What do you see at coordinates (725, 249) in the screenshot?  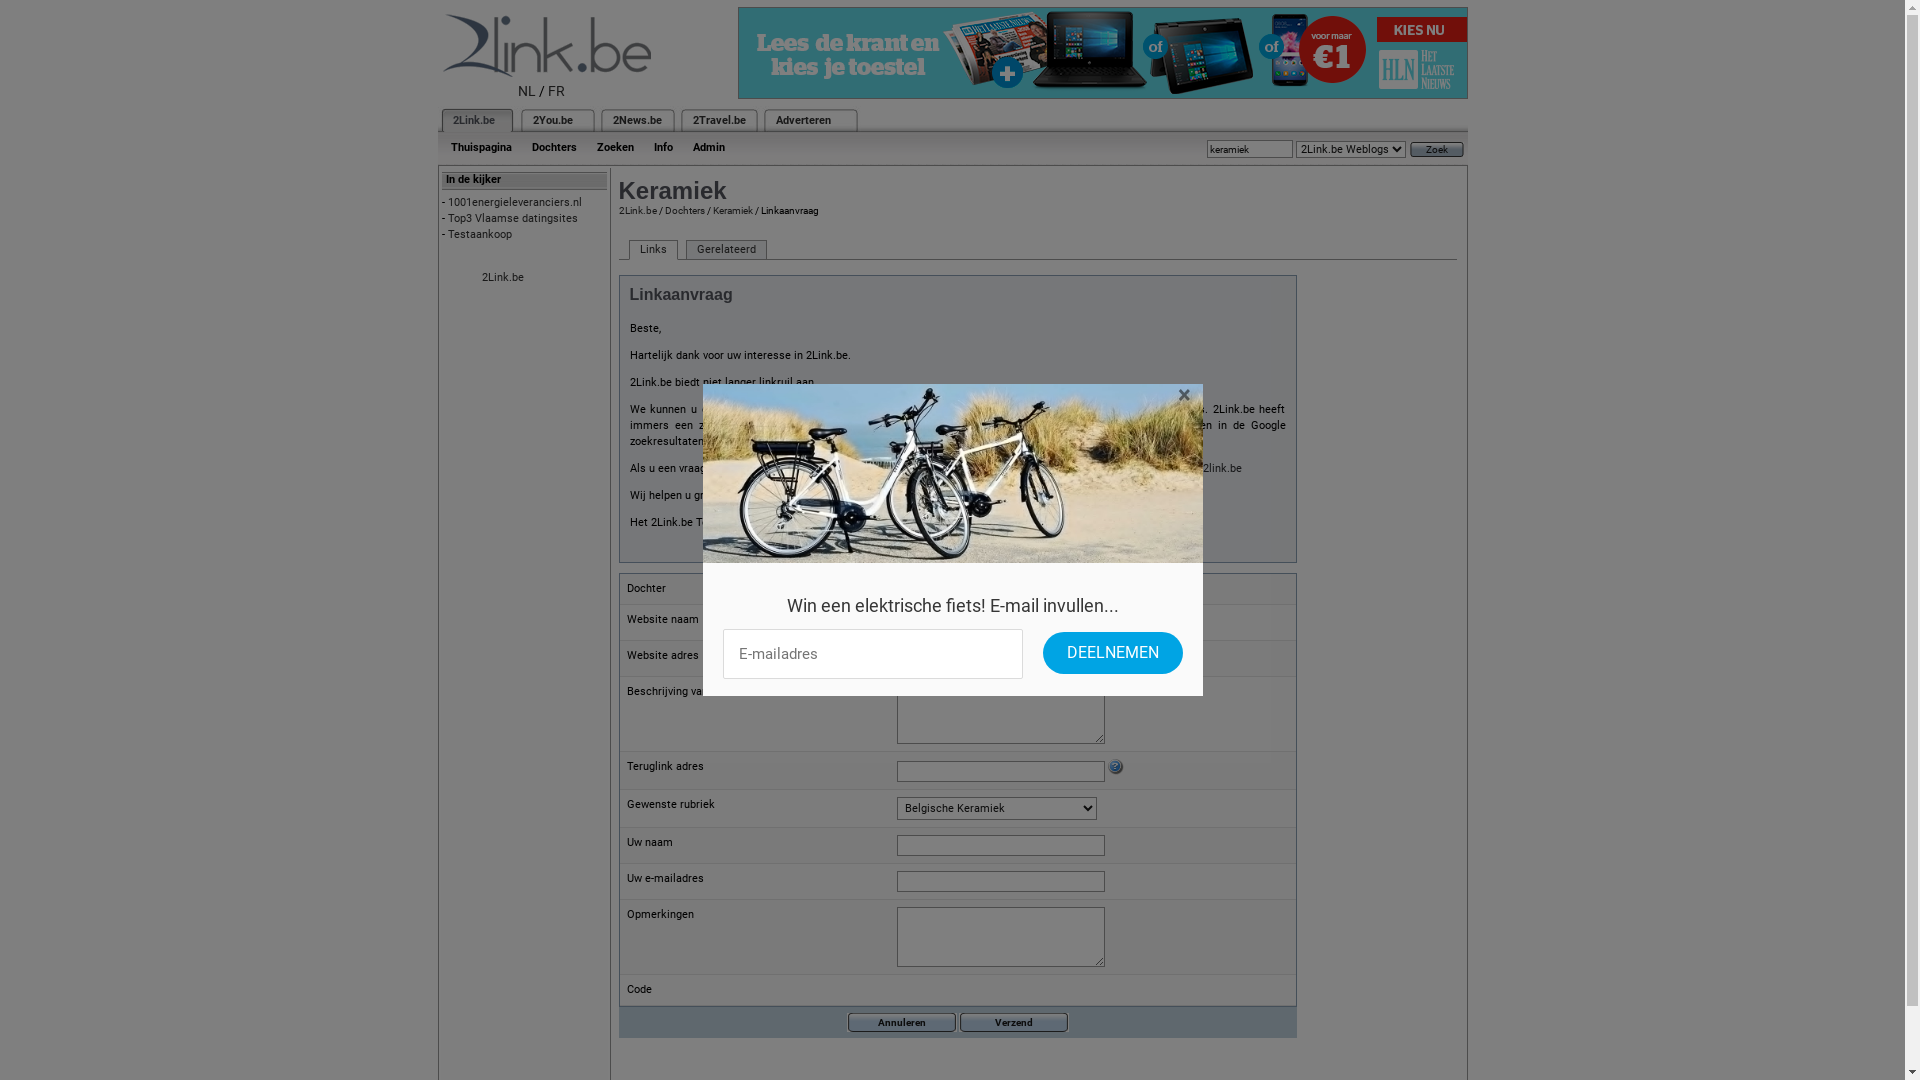 I see `'Gerelateerd'` at bounding box center [725, 249].